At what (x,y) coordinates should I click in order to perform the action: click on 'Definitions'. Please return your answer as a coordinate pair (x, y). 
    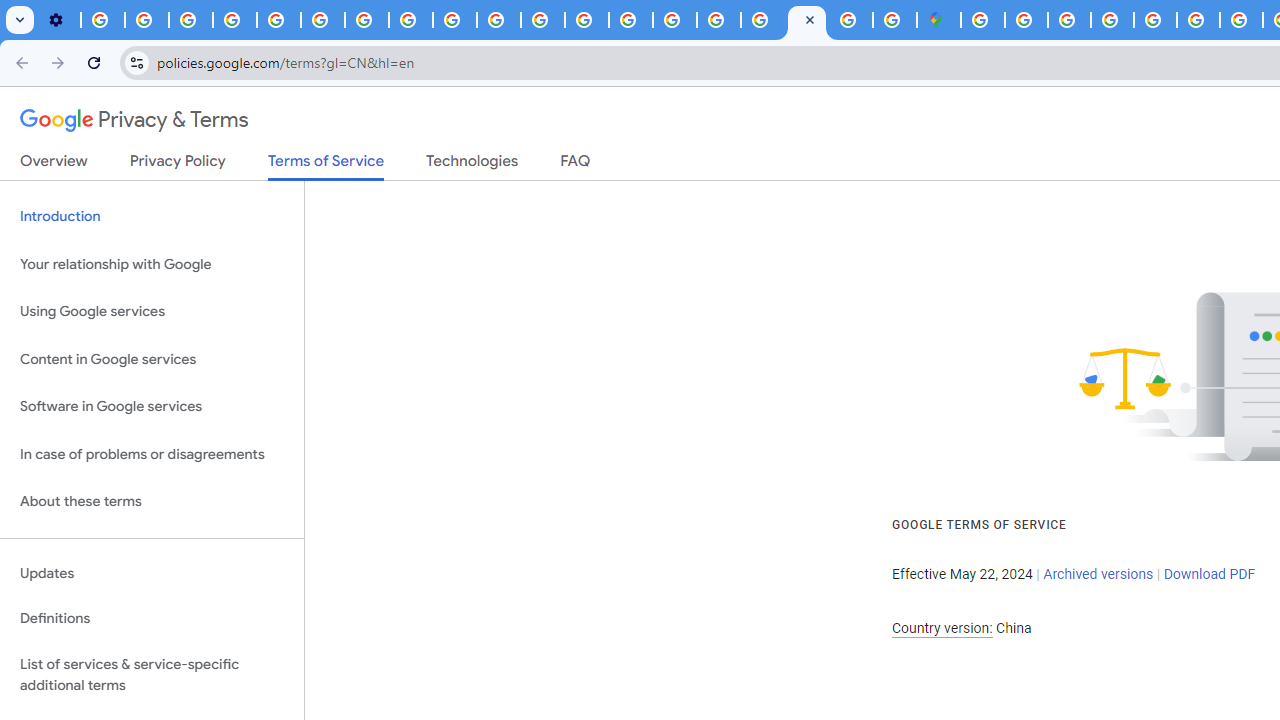
    Looking at the image, I should click on (151, 618).